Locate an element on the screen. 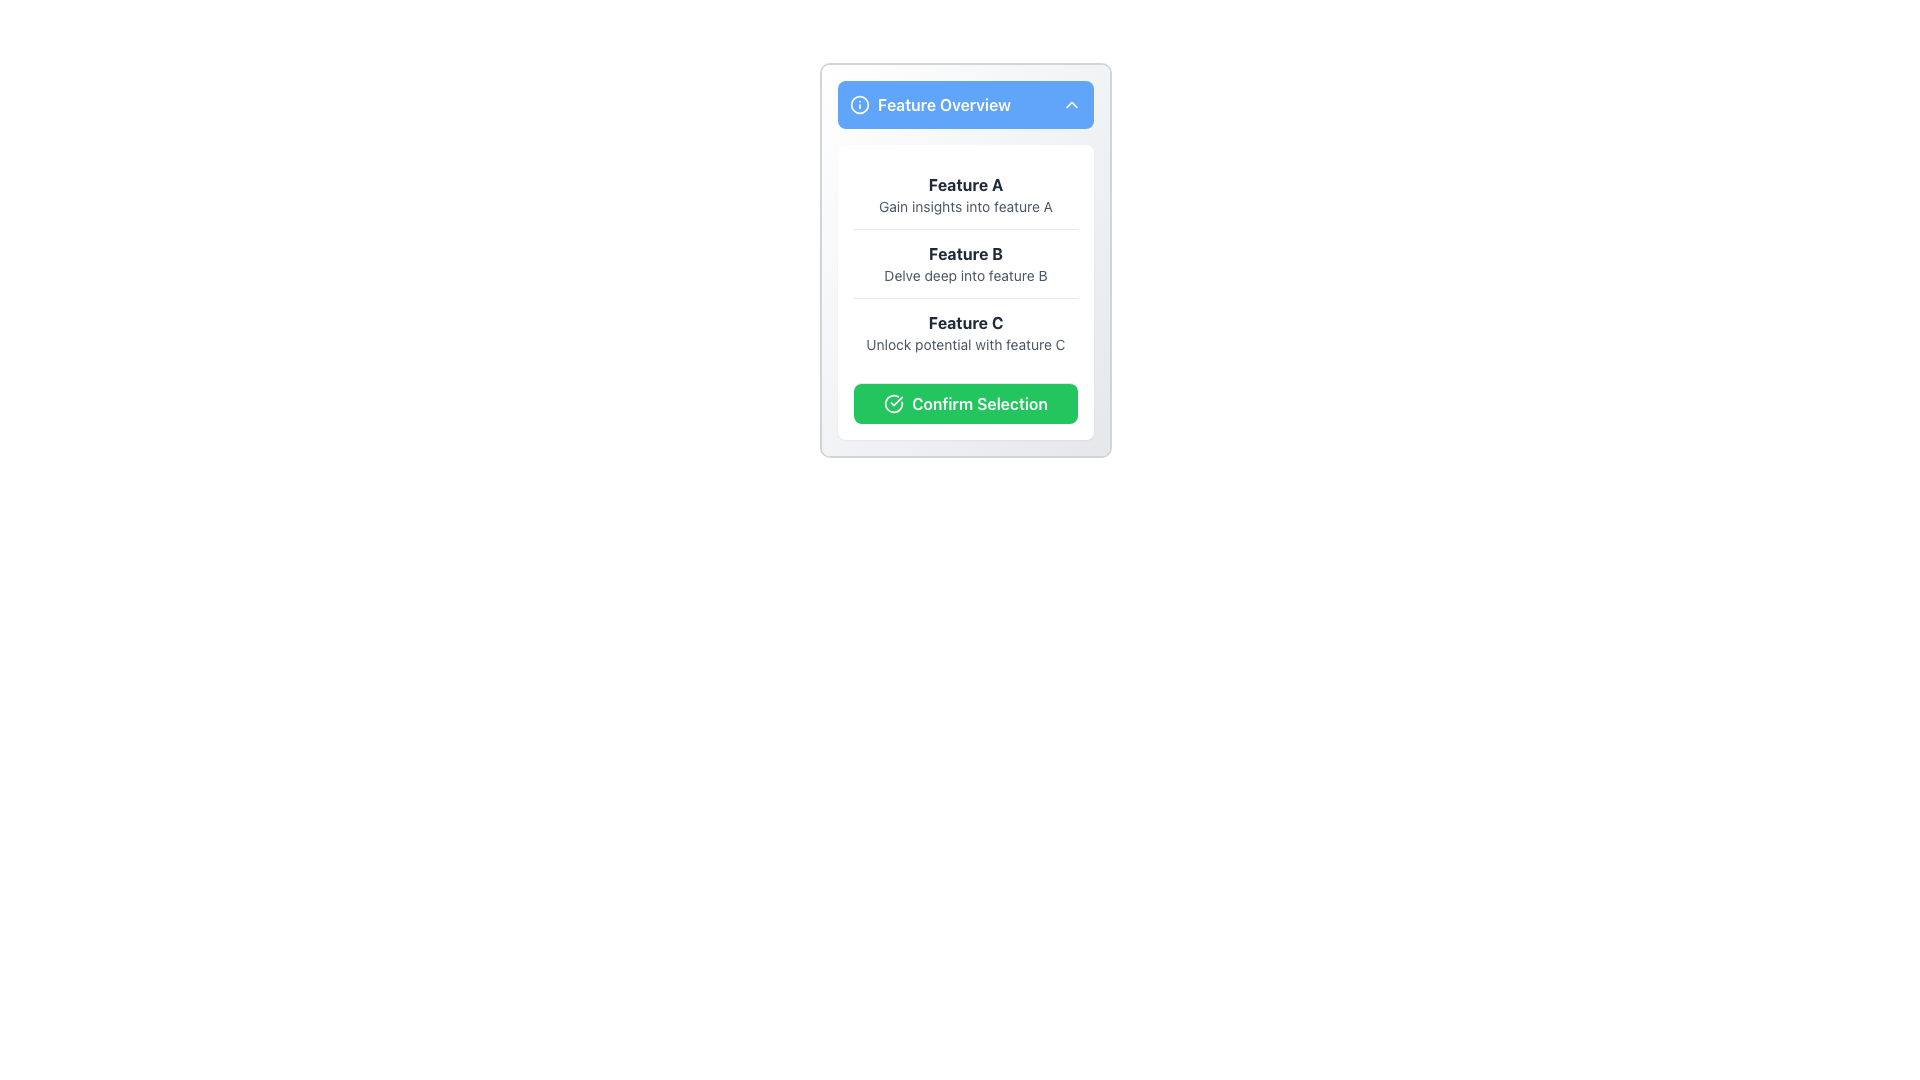 Image resolution: width=1920 pixels, height=1080 pixels. the circular SVG graphical element with a thin stroke located in the upper left corner of the header section labeled 'Feature Overview' is located at coordinates (859, 104).